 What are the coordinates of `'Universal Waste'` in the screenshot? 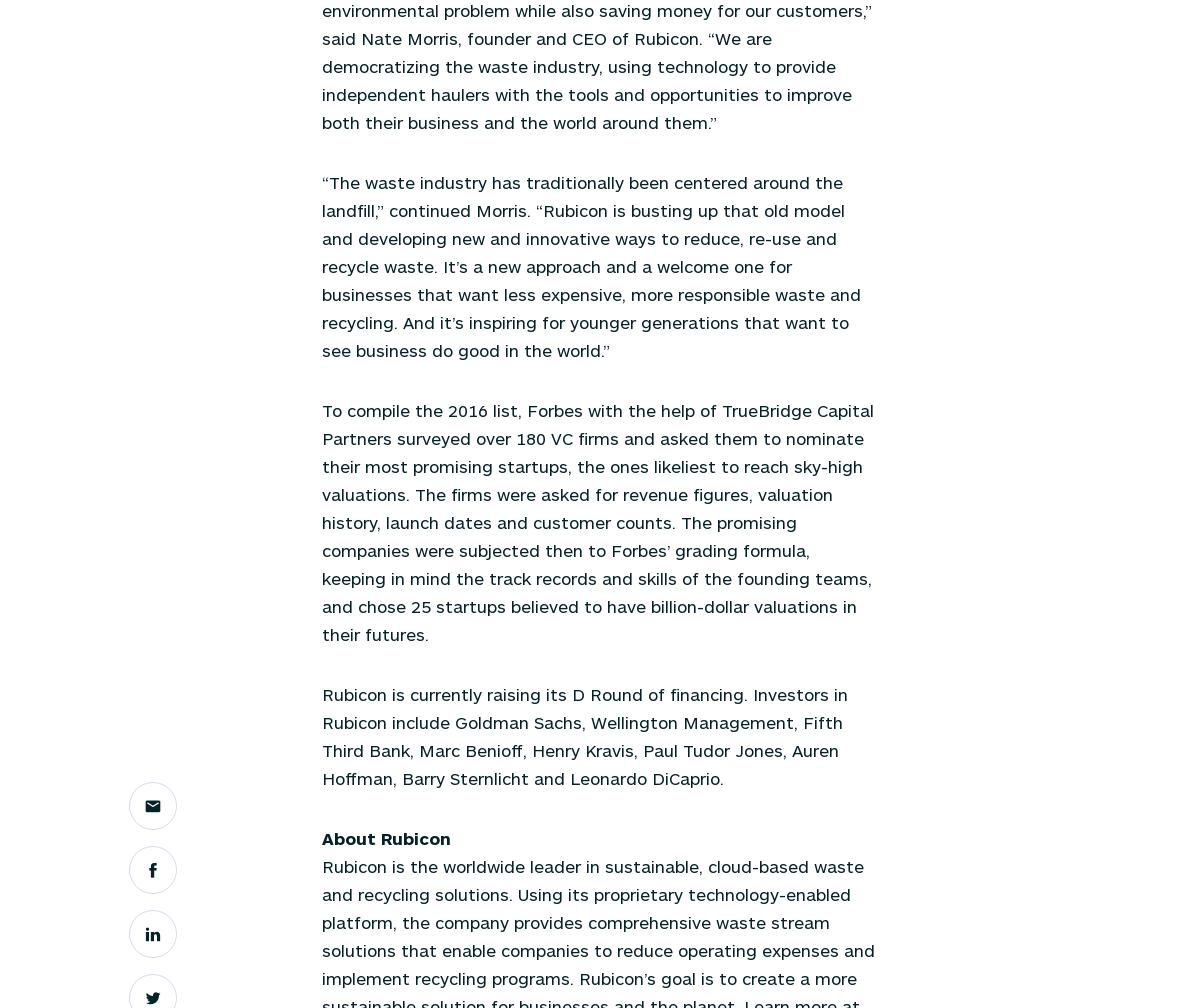 It's located at (592, 198).